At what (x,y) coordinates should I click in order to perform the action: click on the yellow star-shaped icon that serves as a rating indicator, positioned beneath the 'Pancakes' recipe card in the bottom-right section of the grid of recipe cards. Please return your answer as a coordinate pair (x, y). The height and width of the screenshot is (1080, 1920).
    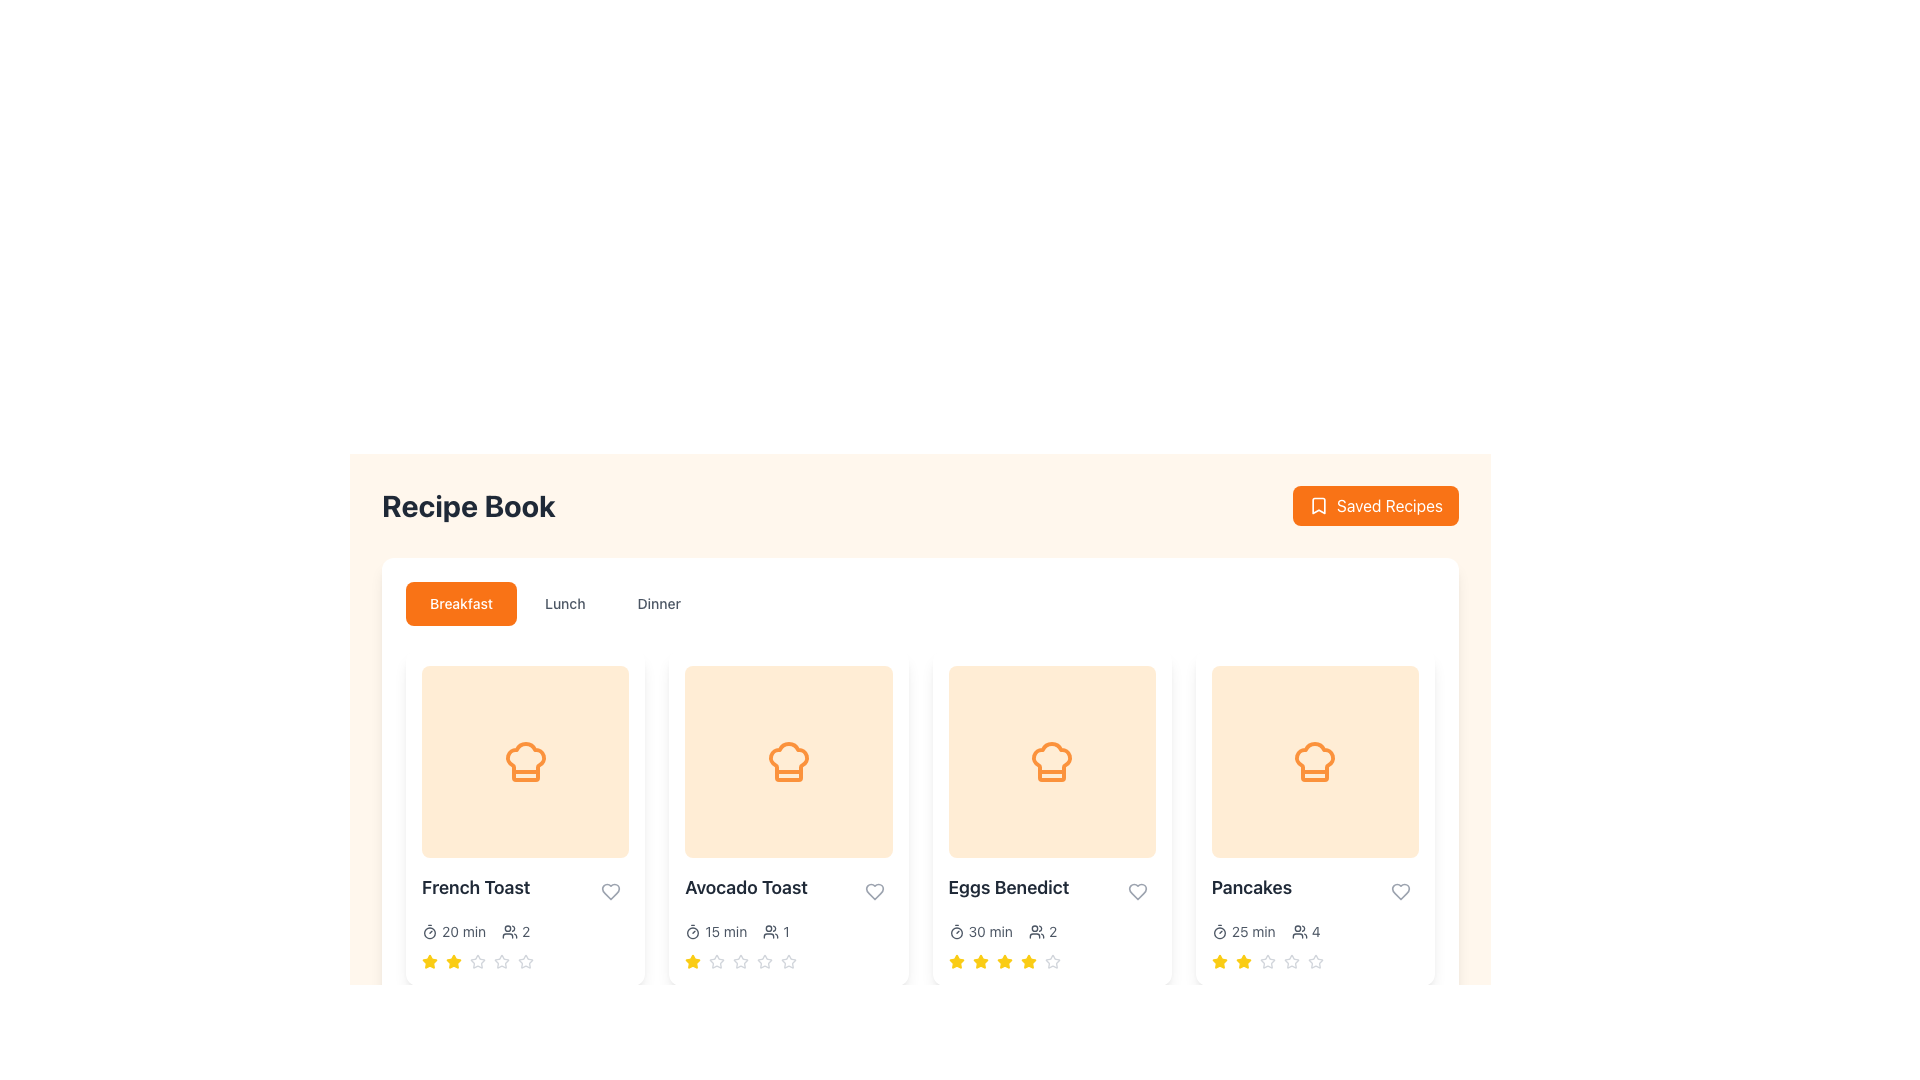
    Looking at the image, I should click on (1218, 960).